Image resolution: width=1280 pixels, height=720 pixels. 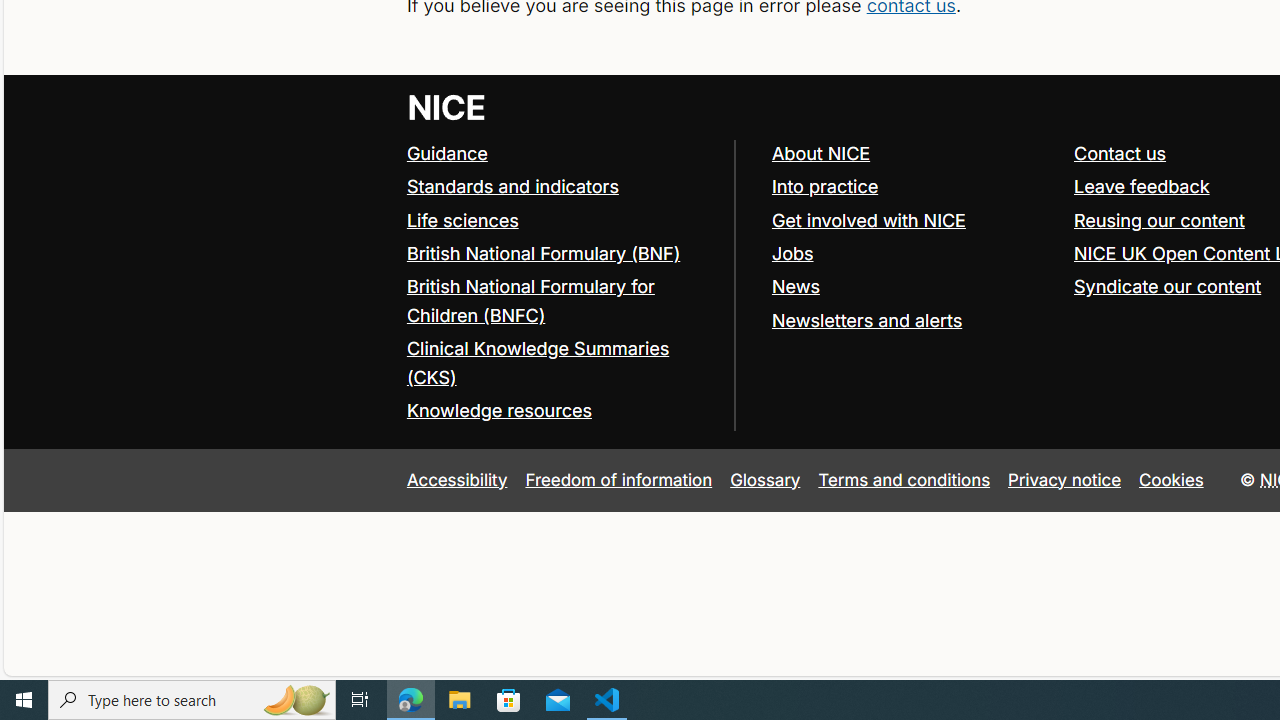 What do you see at coordinates (455, 479) in the screenshot?
I see `'Accessibility'` at bounding box center [455, 479].